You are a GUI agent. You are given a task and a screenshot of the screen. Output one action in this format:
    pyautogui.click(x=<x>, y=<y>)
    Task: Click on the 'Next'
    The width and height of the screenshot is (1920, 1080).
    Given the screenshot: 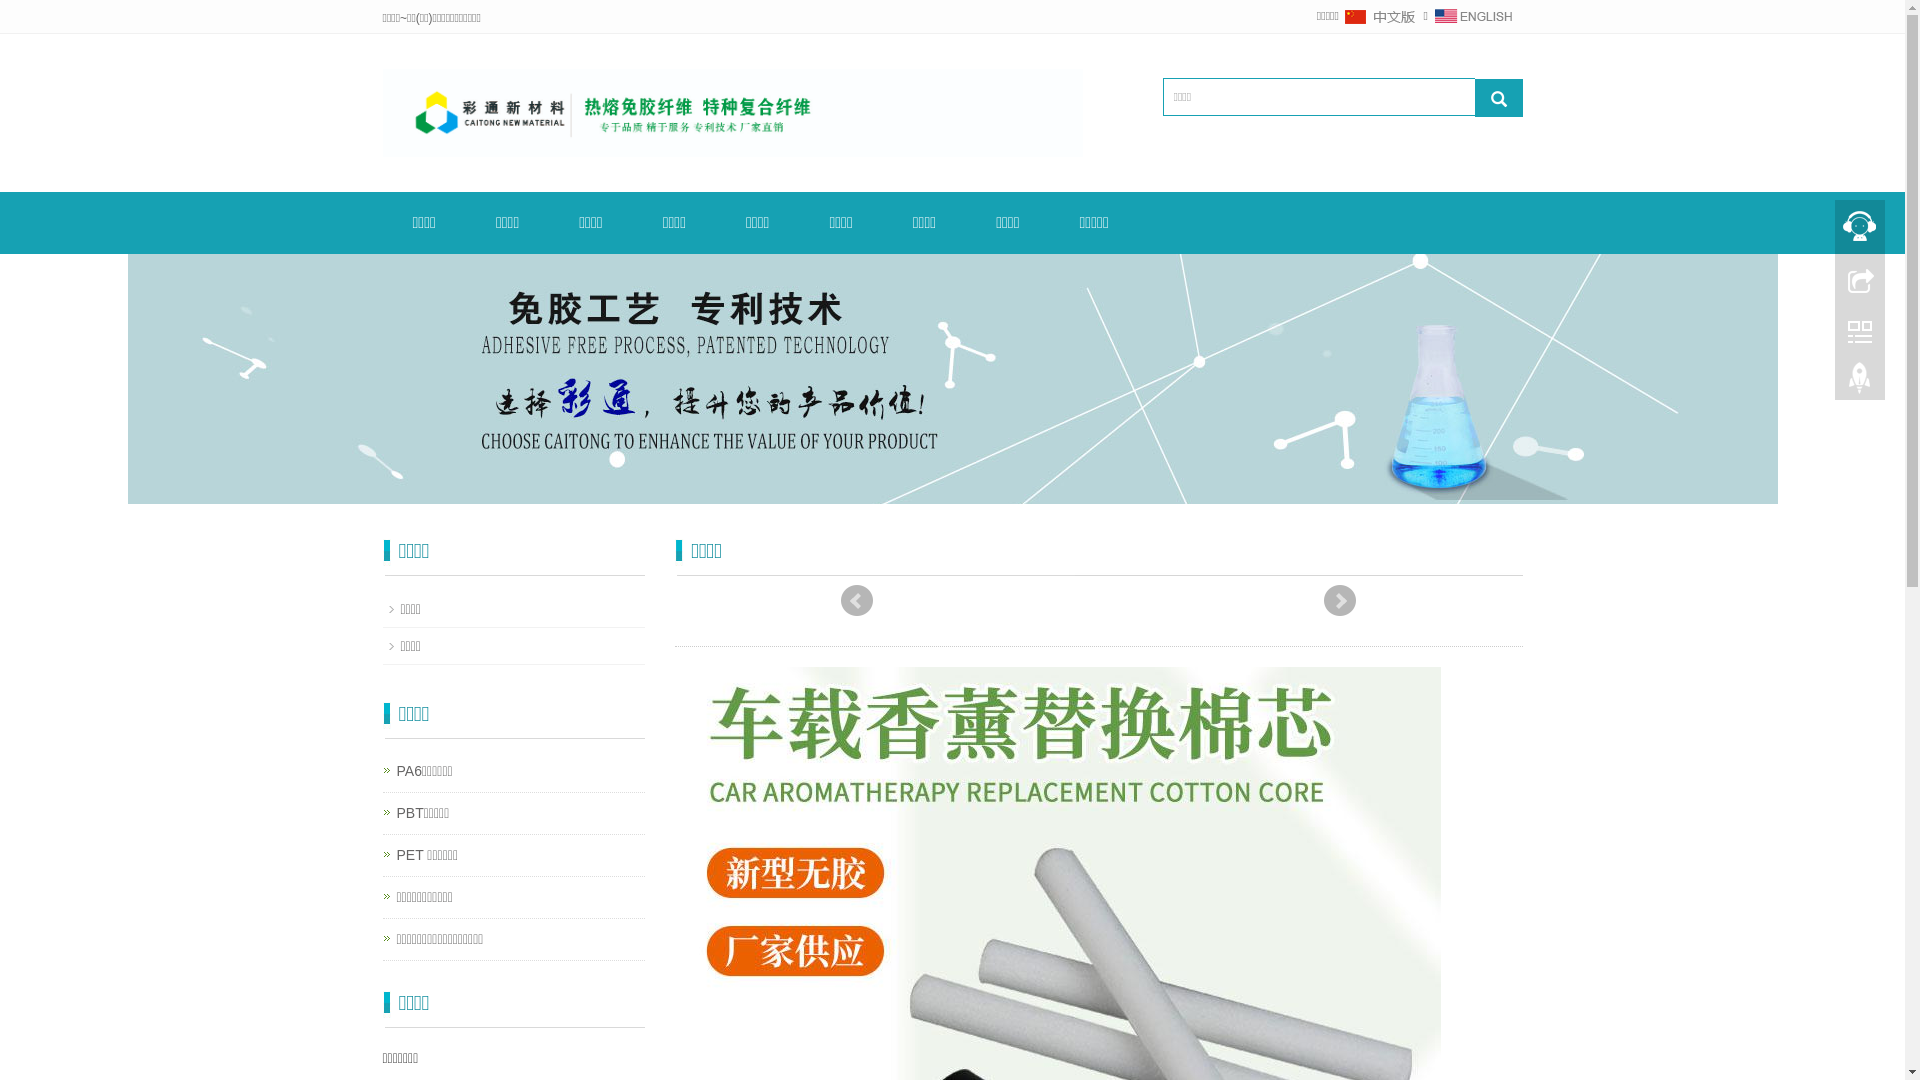 What is the action you would take?
    pyautogui.click(x=1339, y=600)
    